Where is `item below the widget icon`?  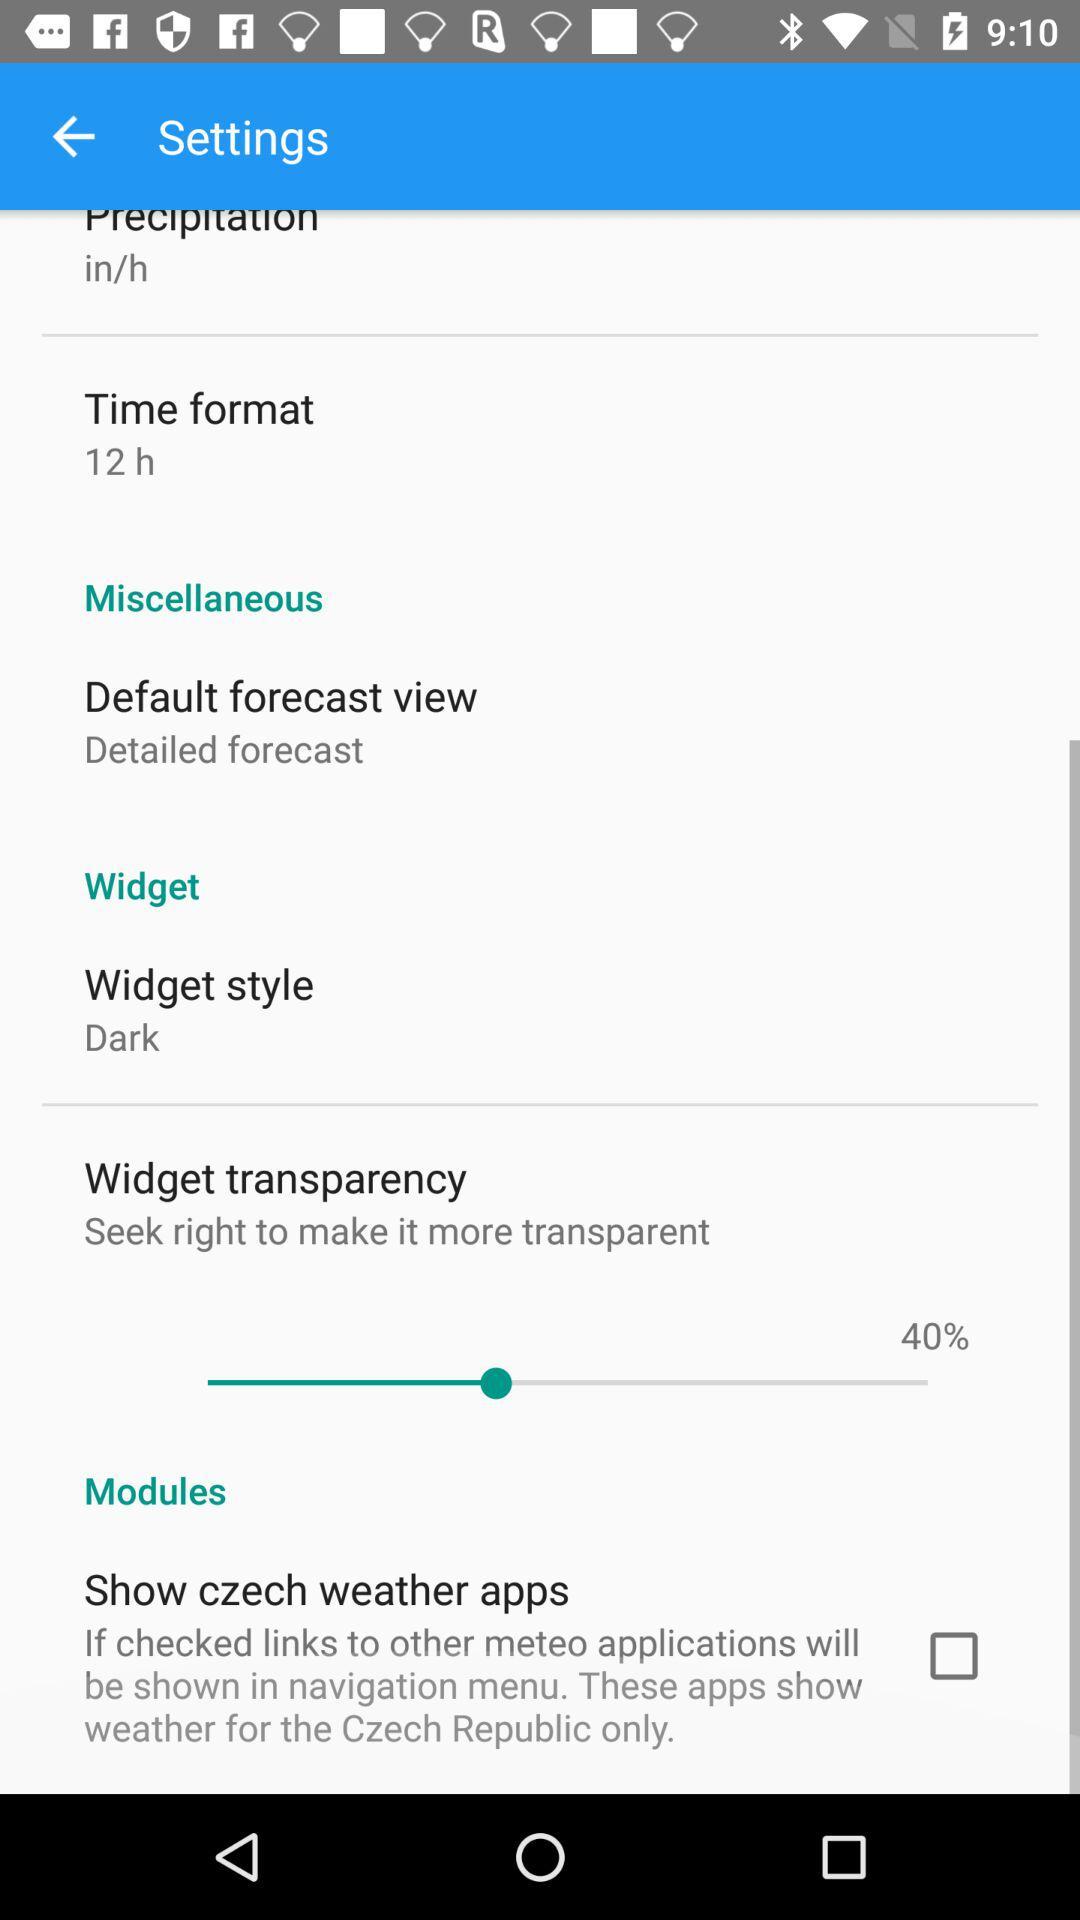
item below the widget icon is located at coordinates (921, 1334).